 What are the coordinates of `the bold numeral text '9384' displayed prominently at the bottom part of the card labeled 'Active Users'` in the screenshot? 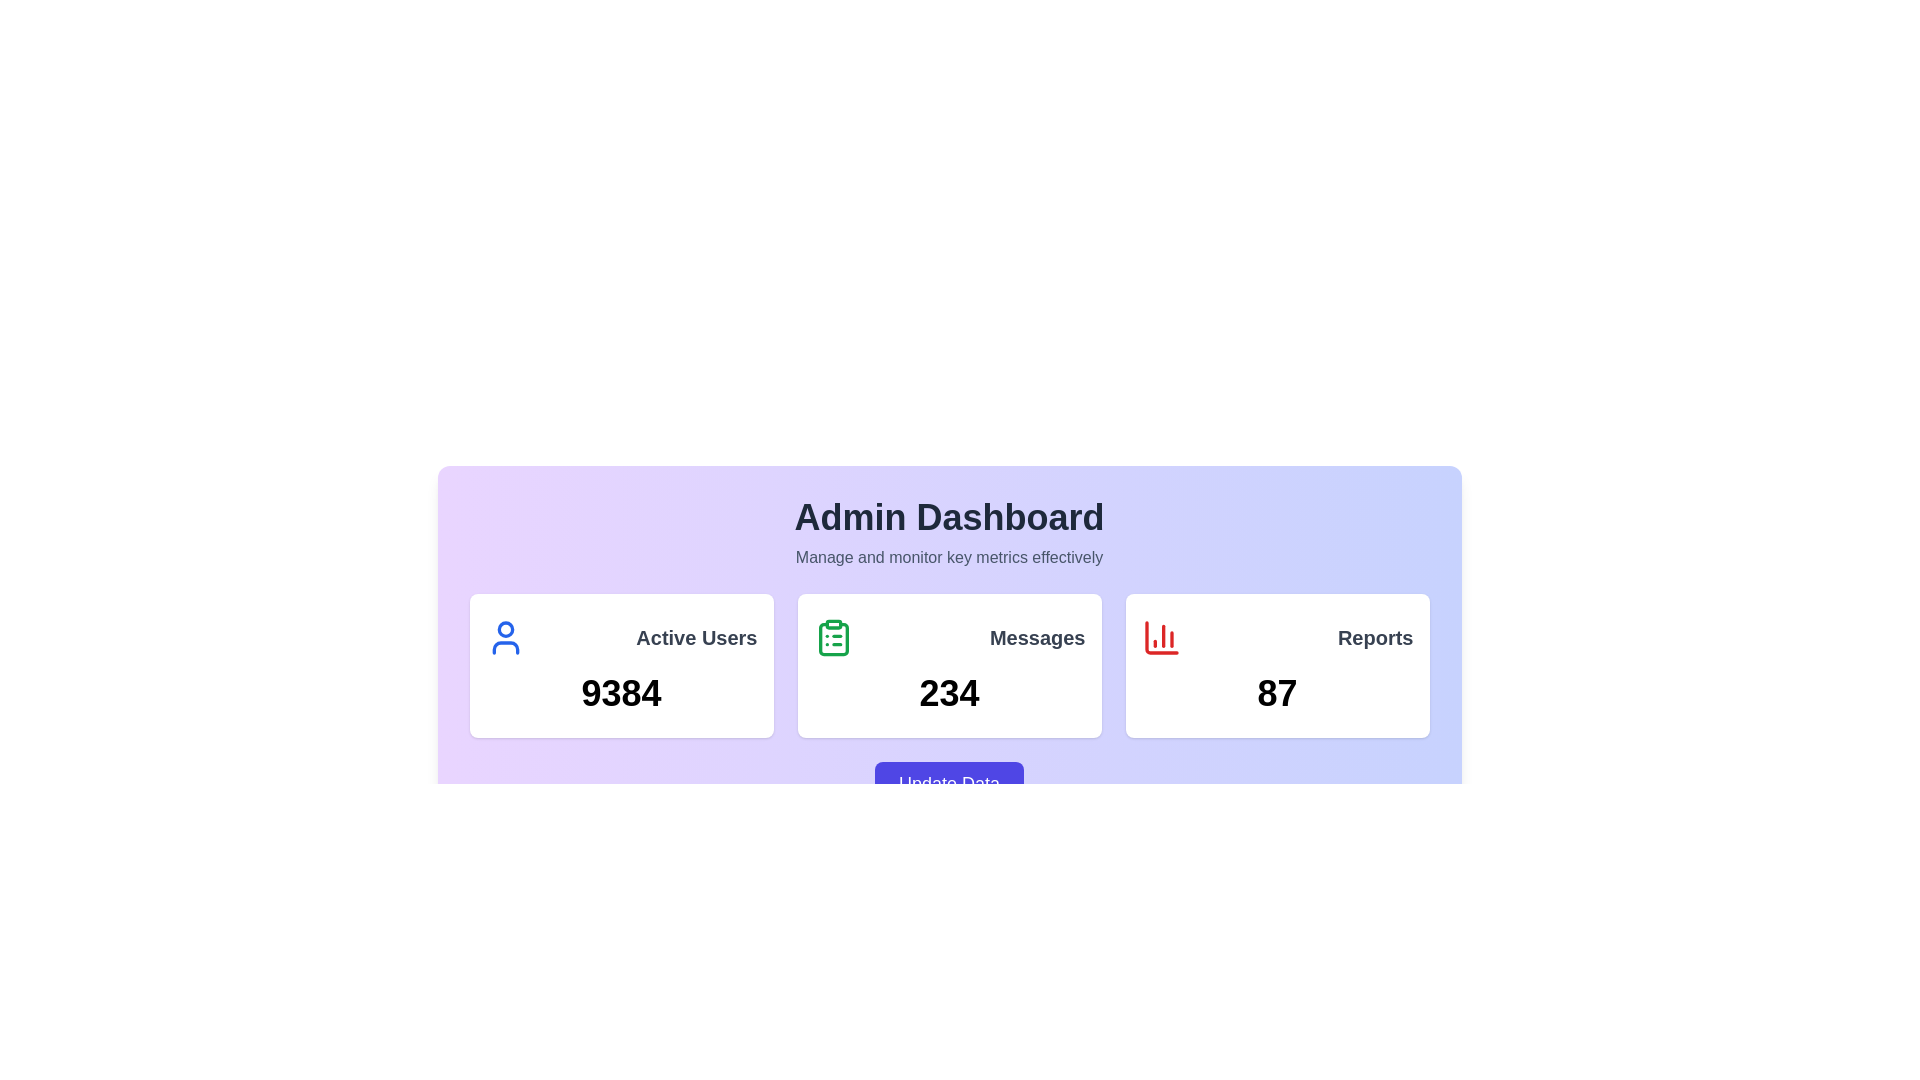 It's located at (620, 693).